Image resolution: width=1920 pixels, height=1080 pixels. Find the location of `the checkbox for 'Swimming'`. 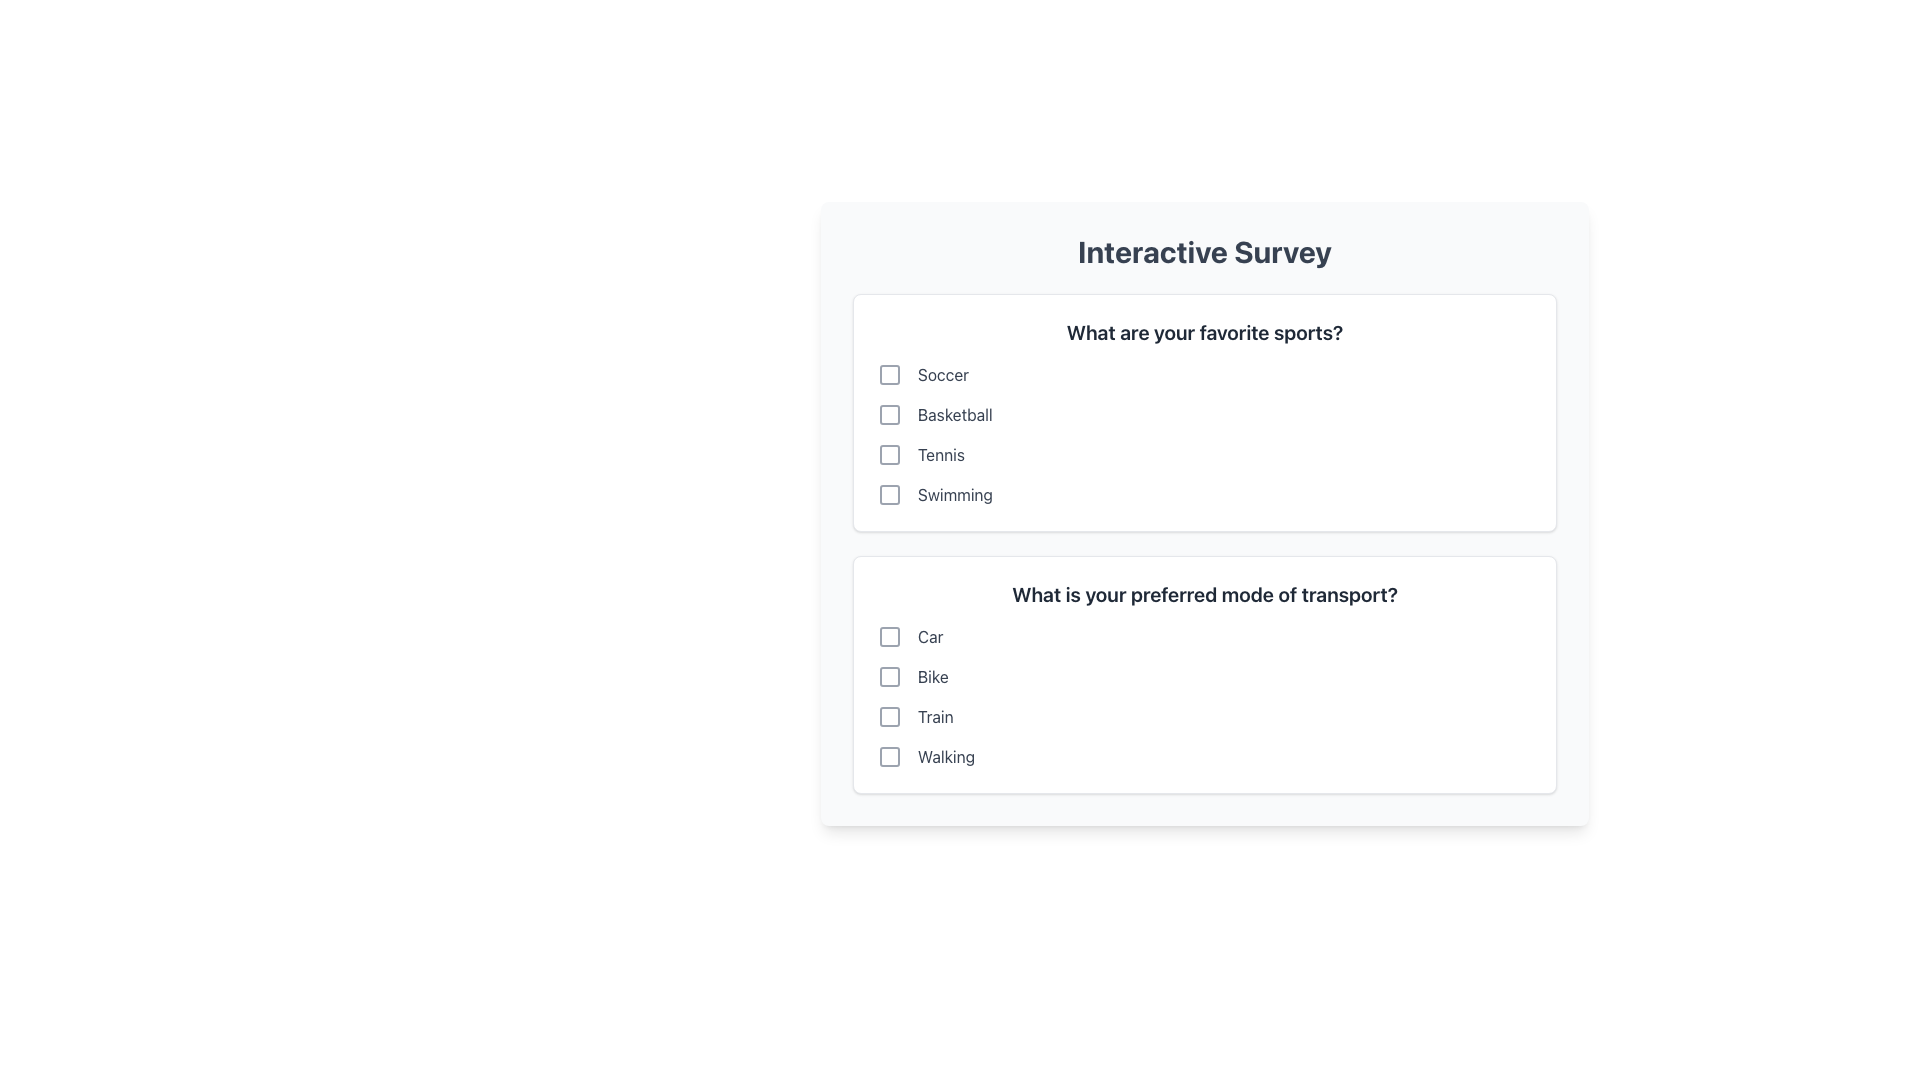

the checkbox for 'Swimming' is located at coordinates (1203, 494).